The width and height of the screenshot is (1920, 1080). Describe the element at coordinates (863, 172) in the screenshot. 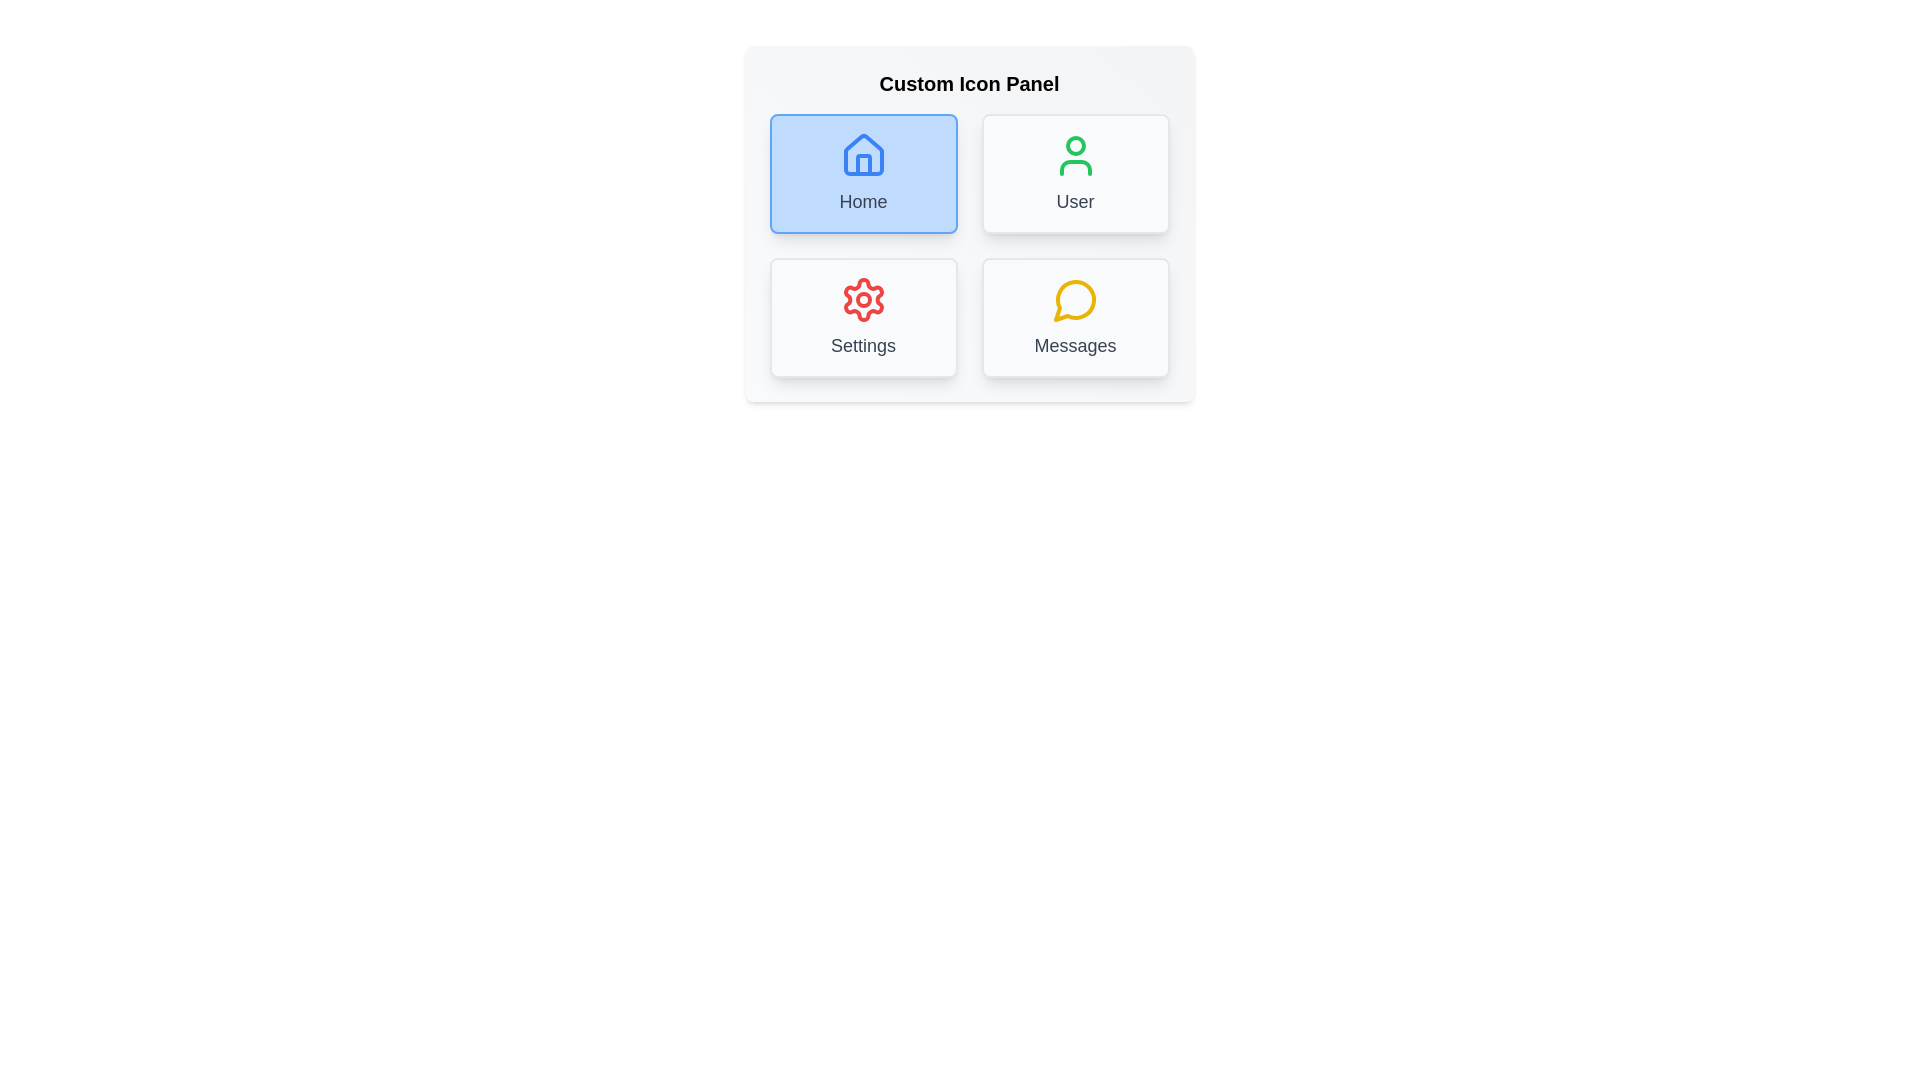

I see `the Home icon to observe its hover effect` at that location.